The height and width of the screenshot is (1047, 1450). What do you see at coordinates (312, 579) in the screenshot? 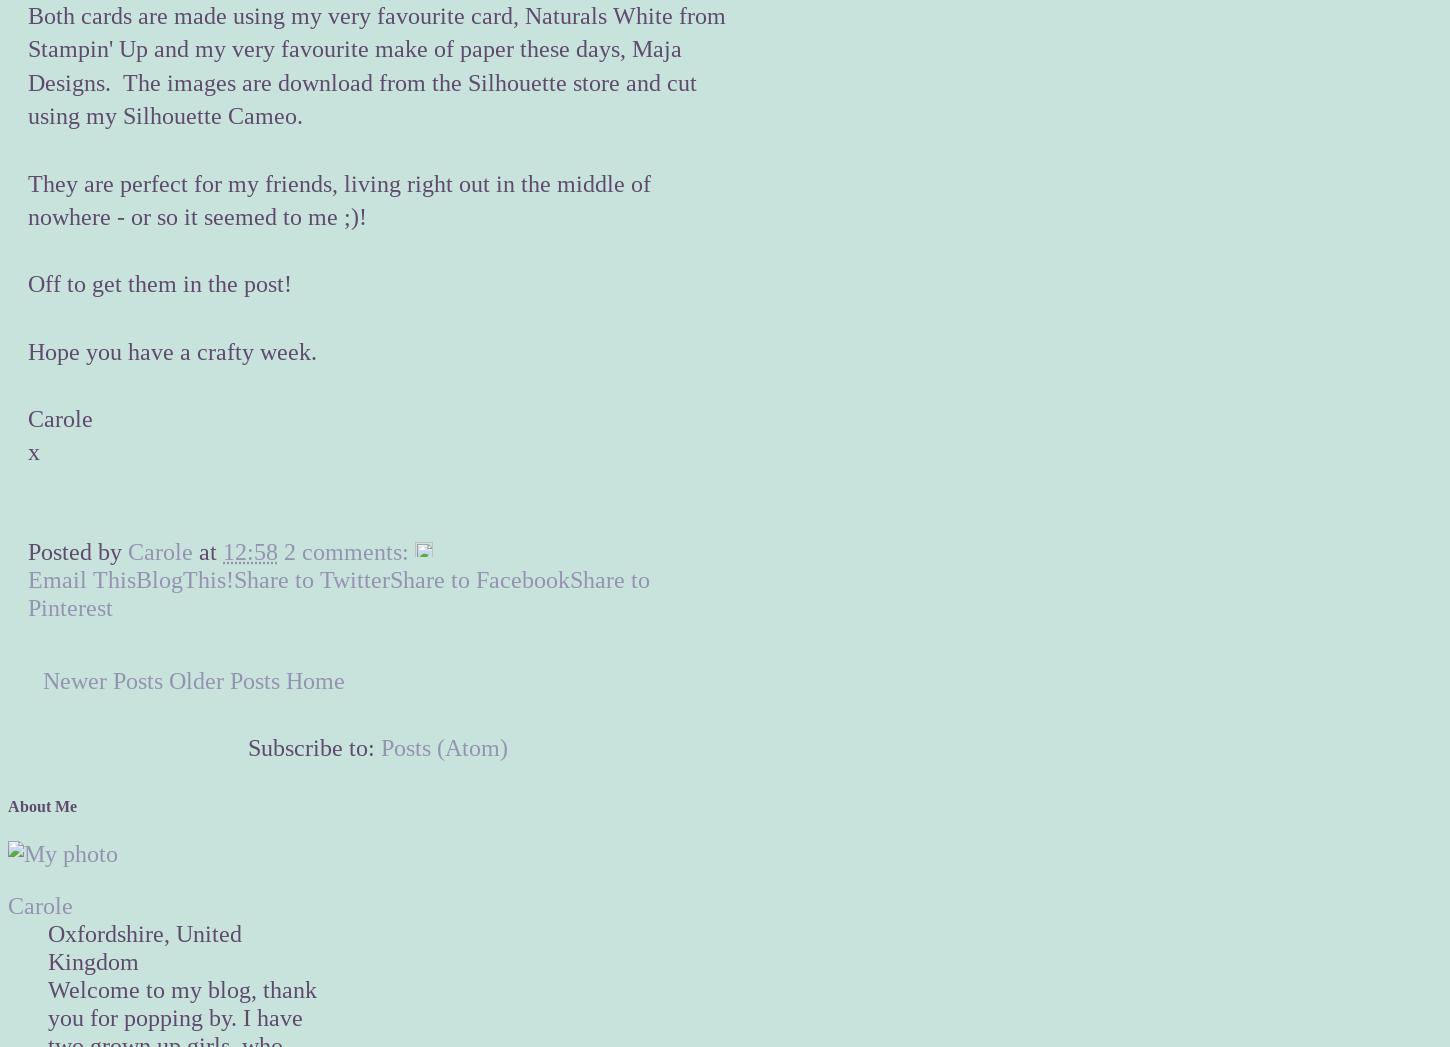
I see `'Share to Twitter'` at bounding box center [312, 579].